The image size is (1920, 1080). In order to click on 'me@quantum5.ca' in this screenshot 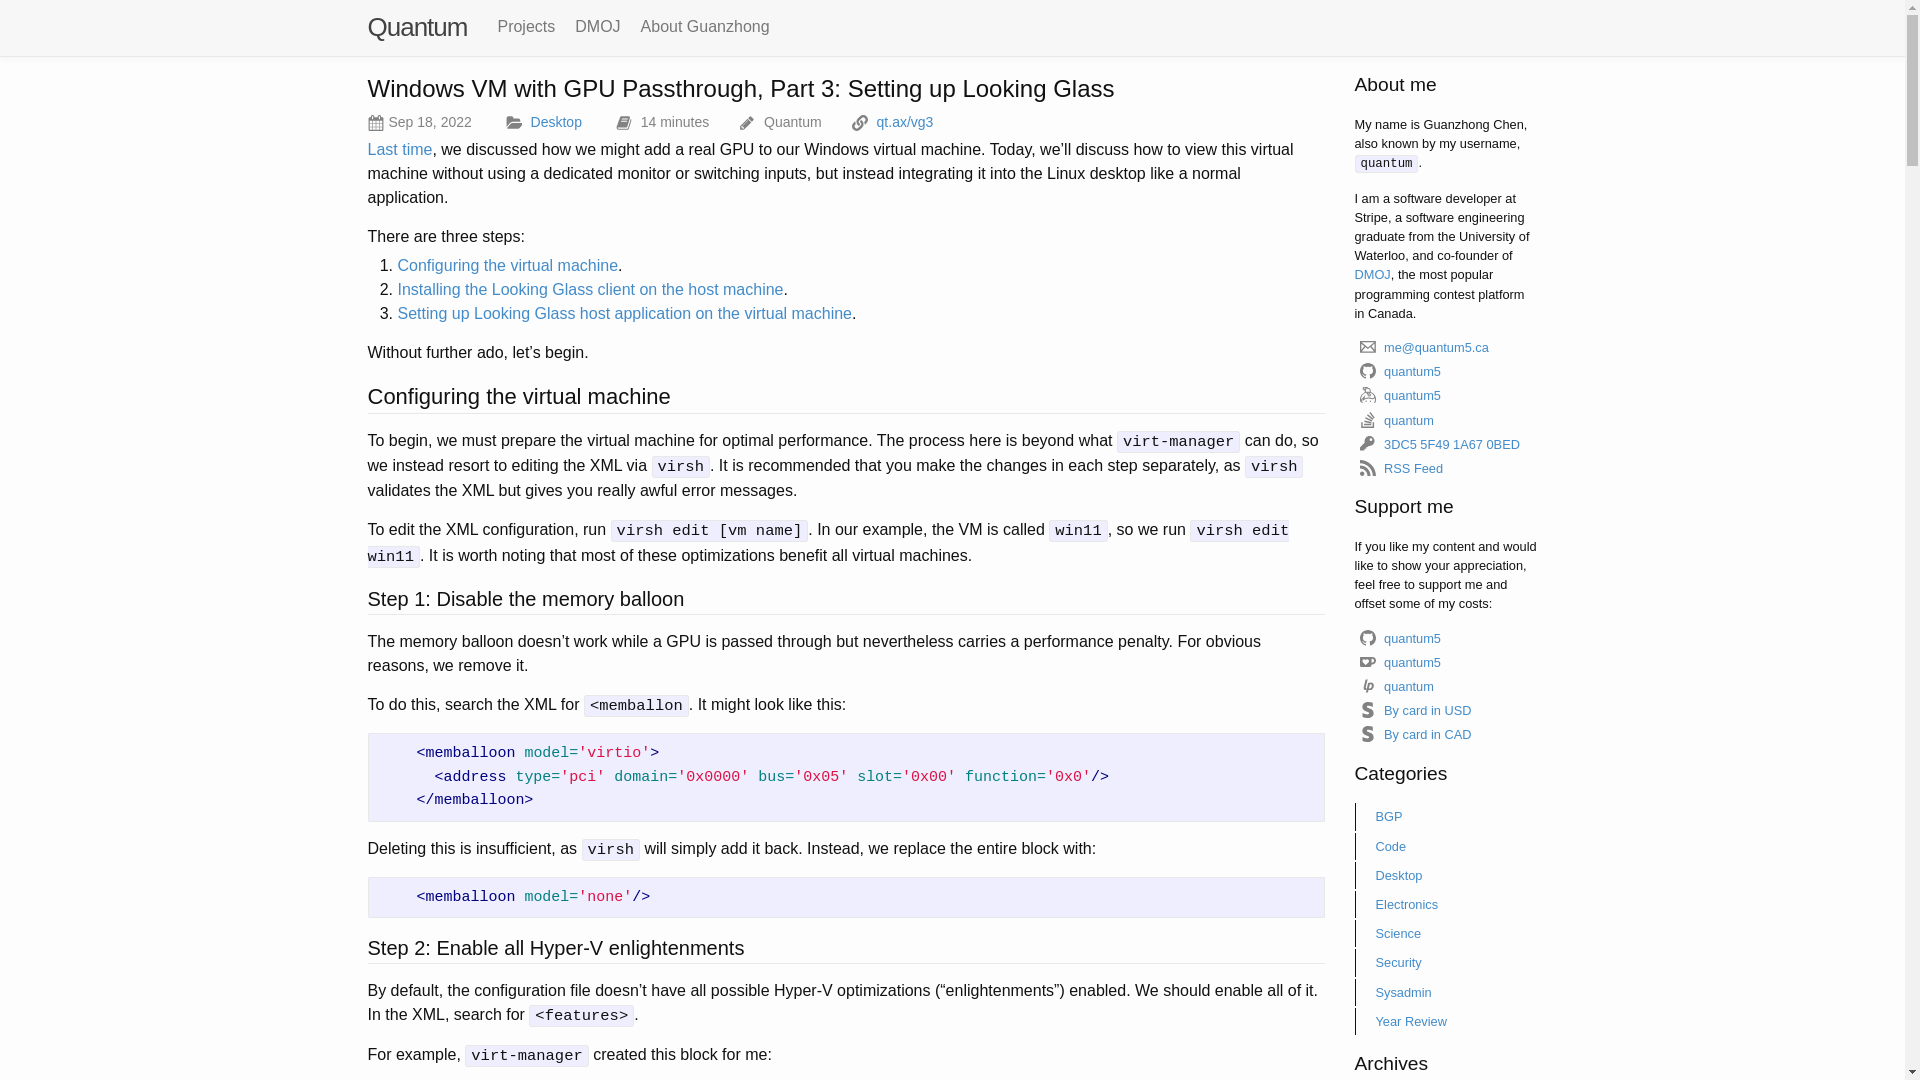, I will do `click(1422, 346)`.